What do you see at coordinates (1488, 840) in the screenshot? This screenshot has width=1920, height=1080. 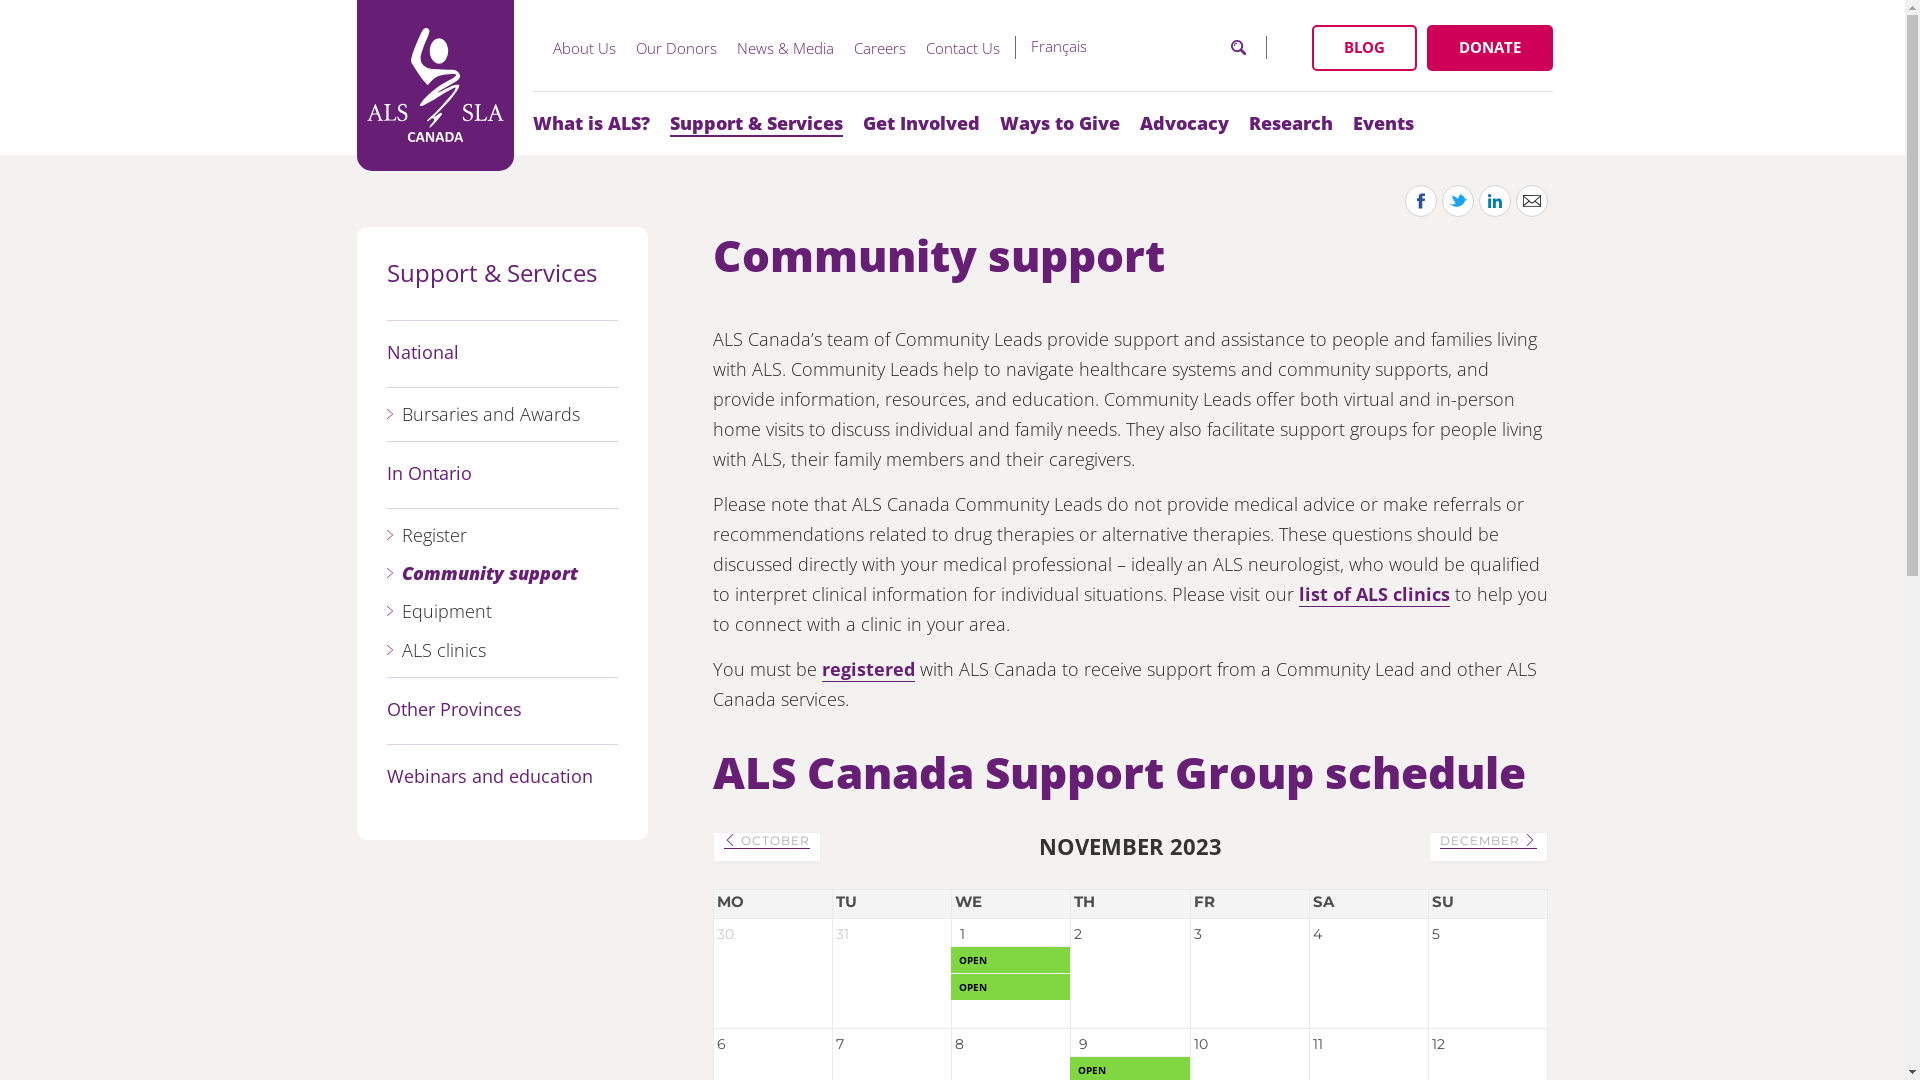 I see `'DECEMBER'` at bounding box center [1488, 840].